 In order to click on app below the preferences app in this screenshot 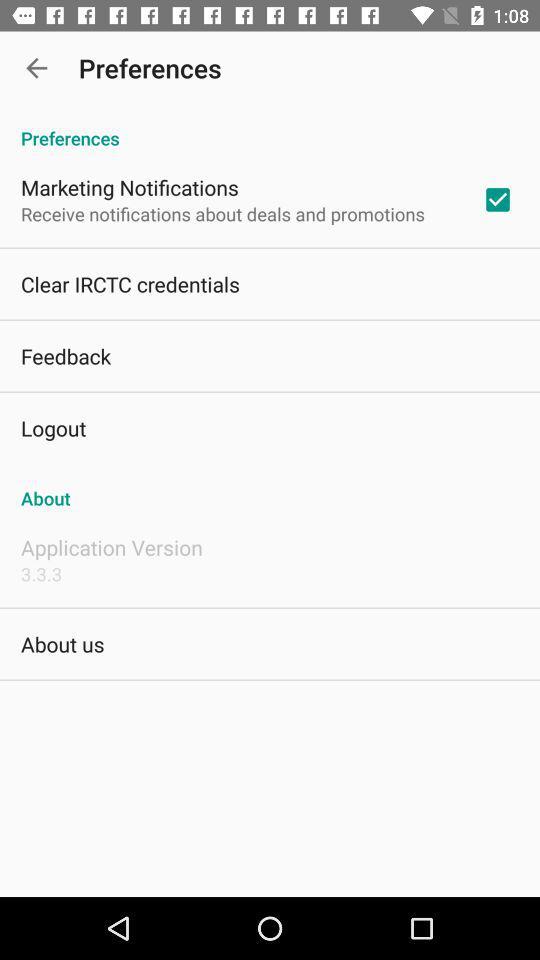, I will do `click(496, 199)`.